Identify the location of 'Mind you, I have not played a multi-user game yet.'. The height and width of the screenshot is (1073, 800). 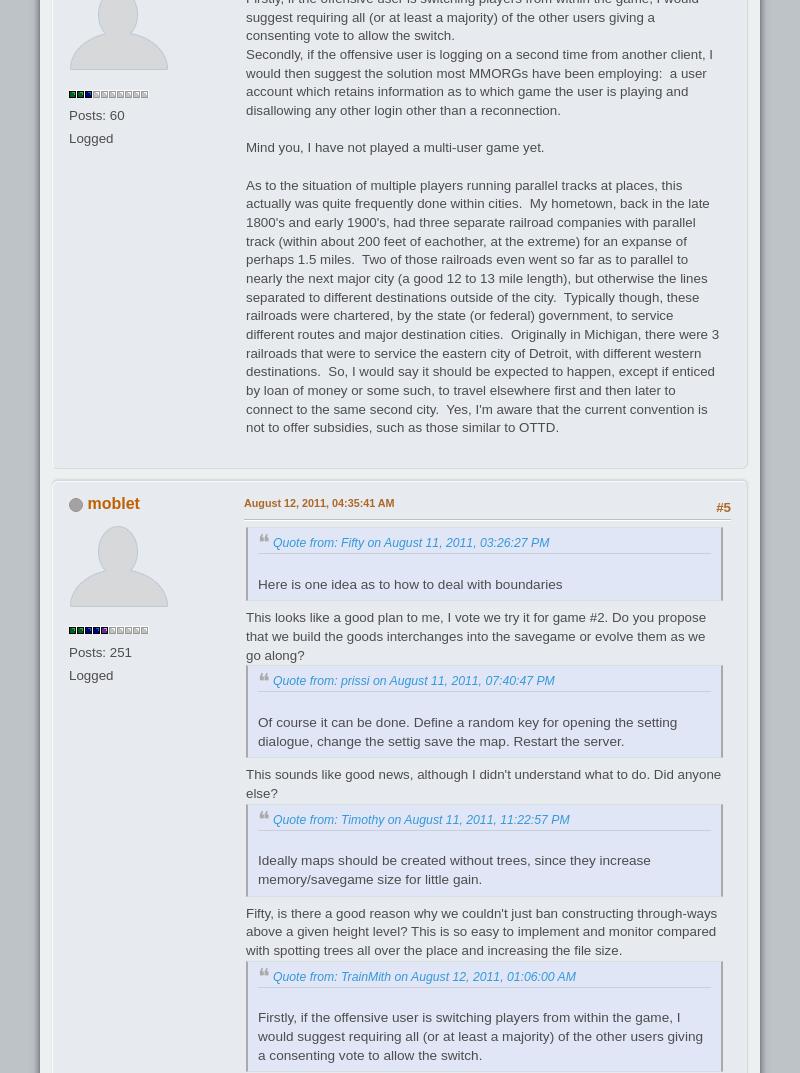
(396, 146).